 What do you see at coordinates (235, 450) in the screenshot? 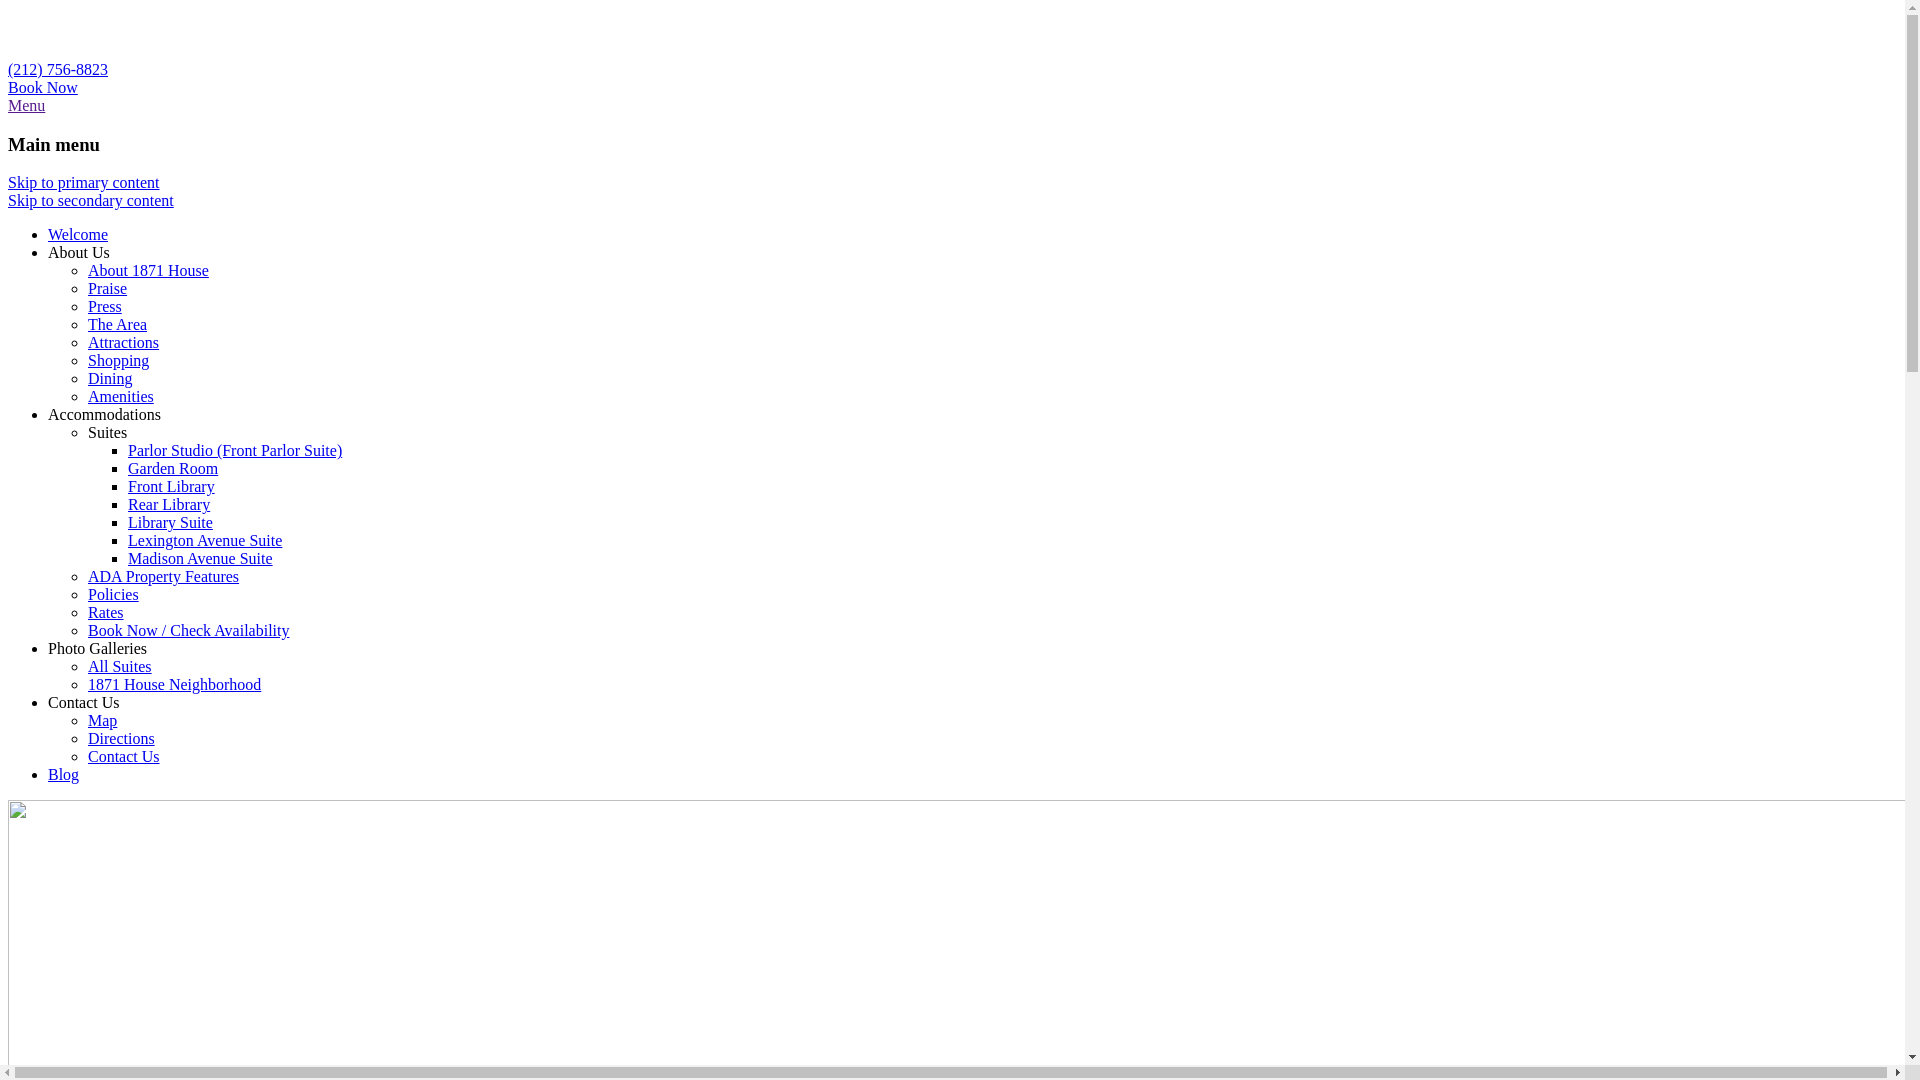
I see `'Parlor Studio (Front Parlor Suite)'` at bounding box center [235, 450].